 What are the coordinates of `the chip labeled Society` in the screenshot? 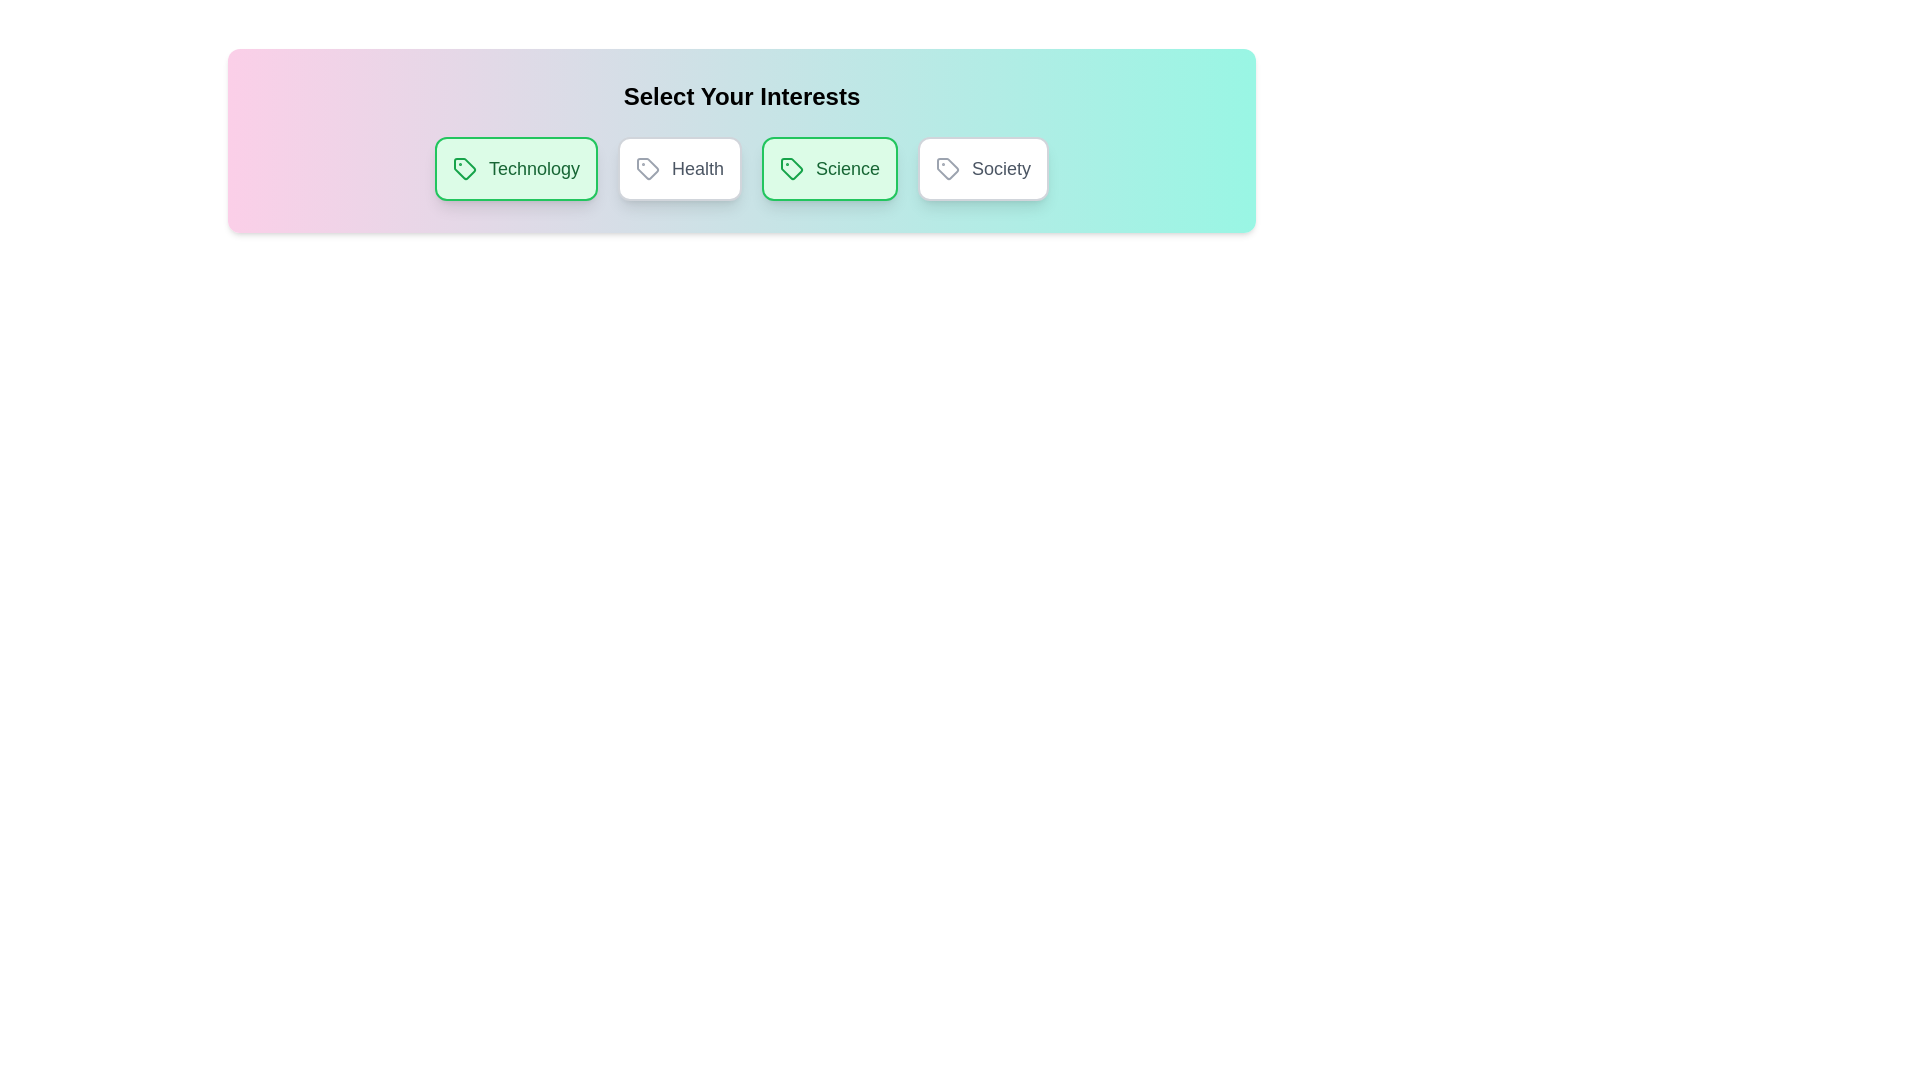 It's located at (983, 168).